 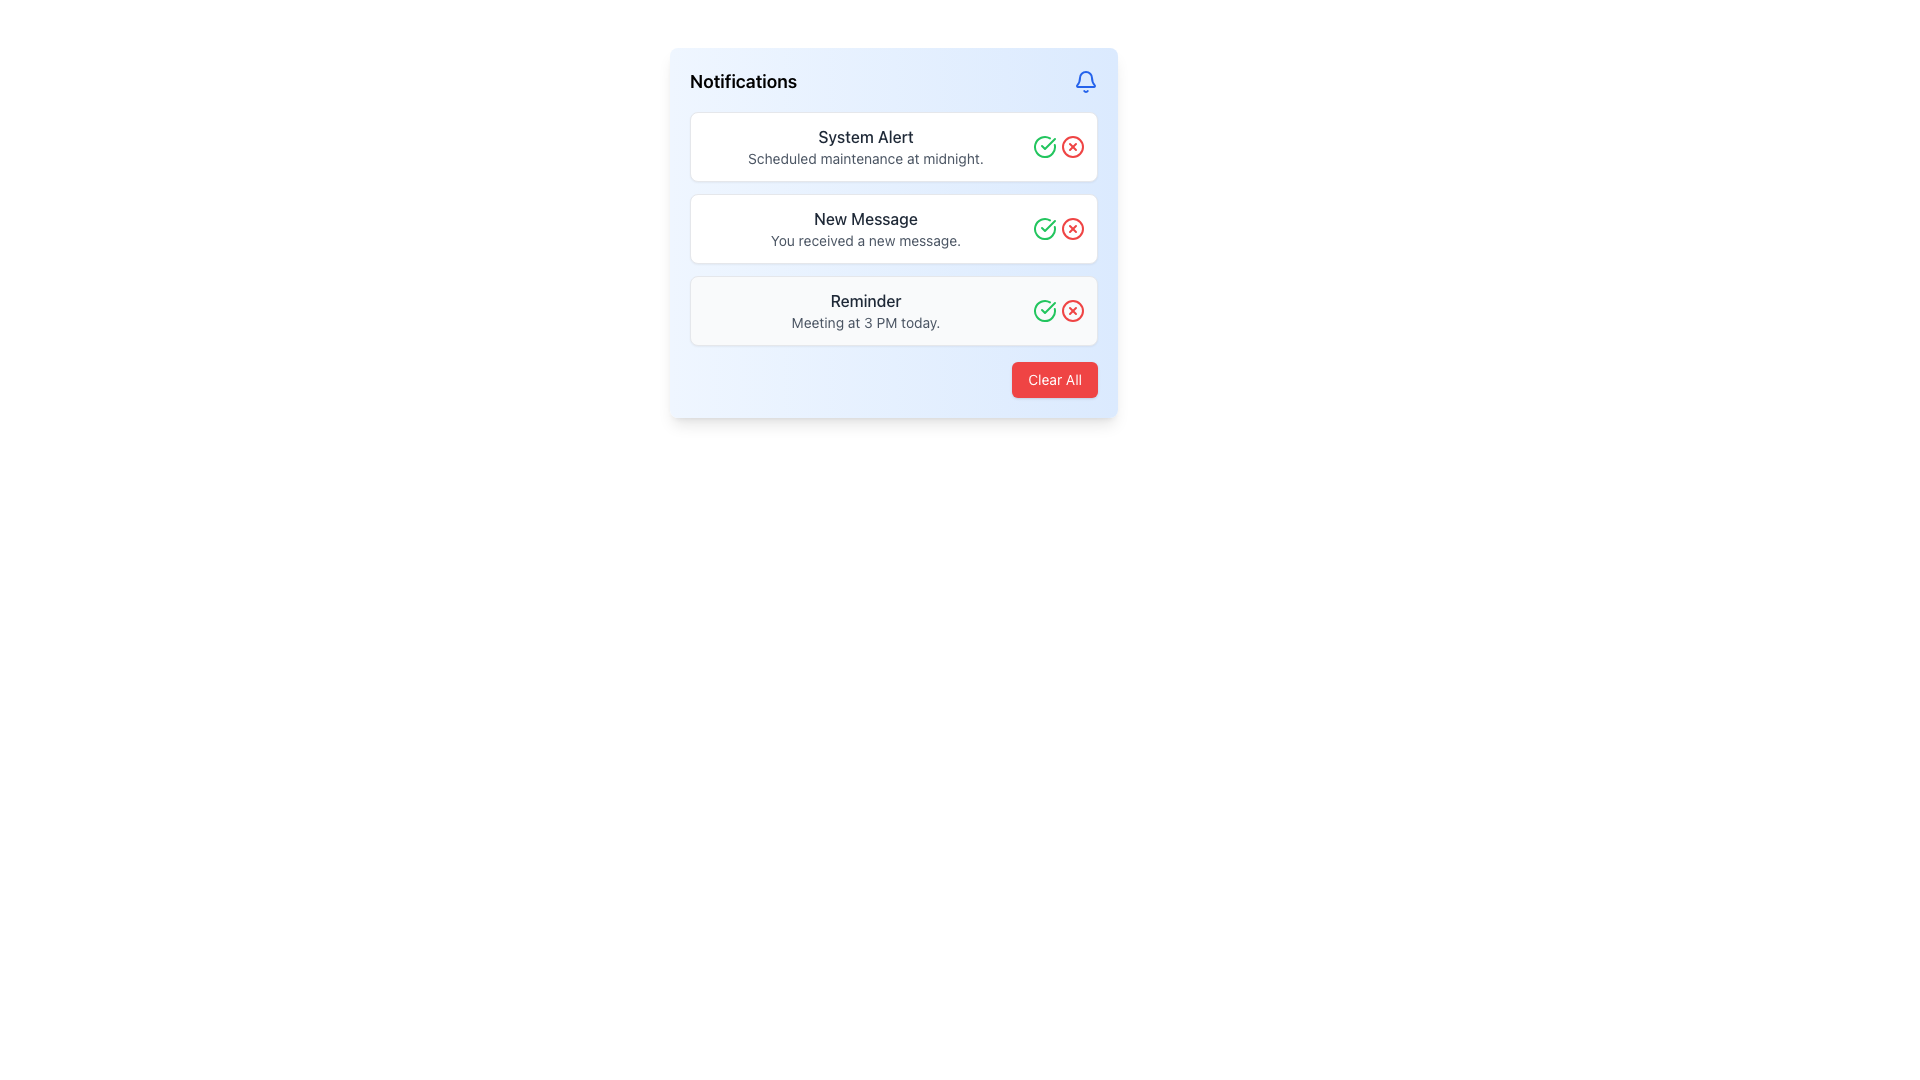 I want to click on the static text element reading 'New Message' that is styled in dark gray and located near the top center of the notification card, so click(x=865, y=219).